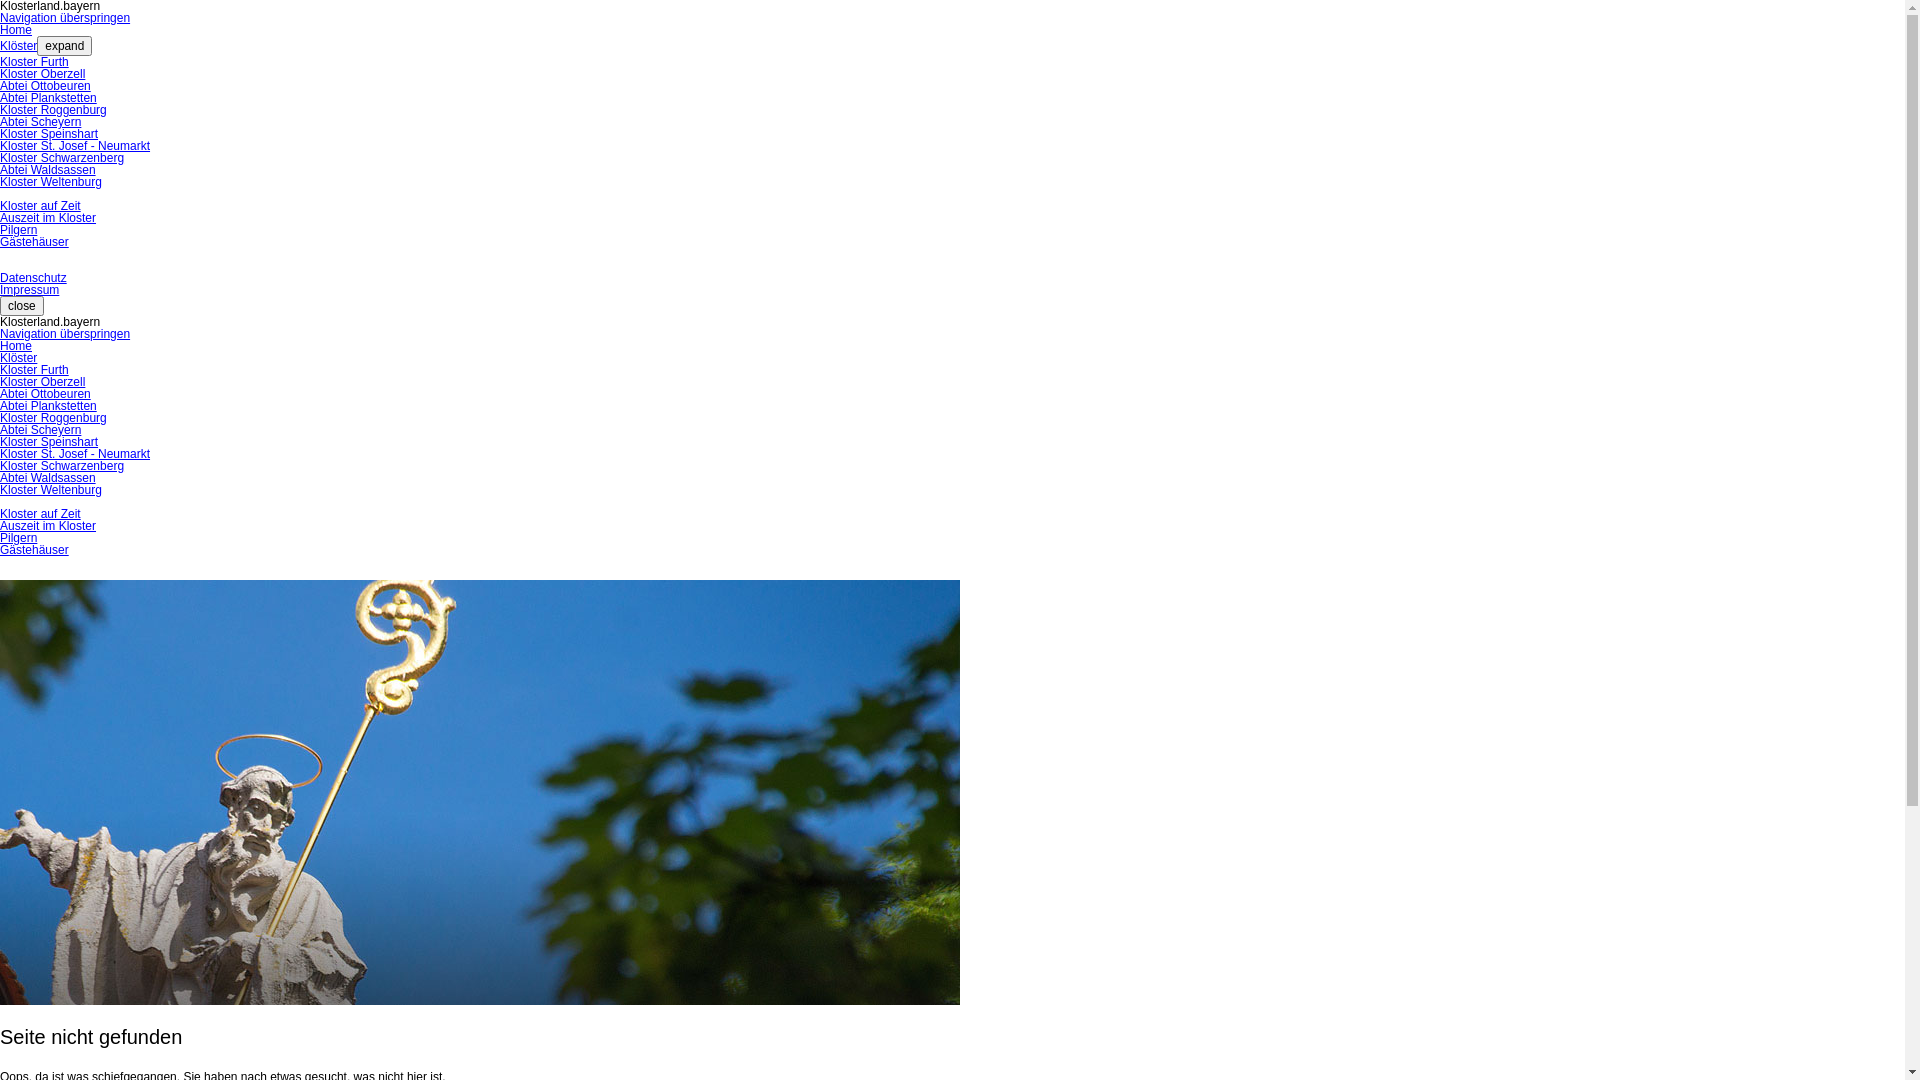 The width and height of the screenshot is (1920, 1080). I want to click on 'Kloster St. Josef - Neumarkt', so click(75, 454).